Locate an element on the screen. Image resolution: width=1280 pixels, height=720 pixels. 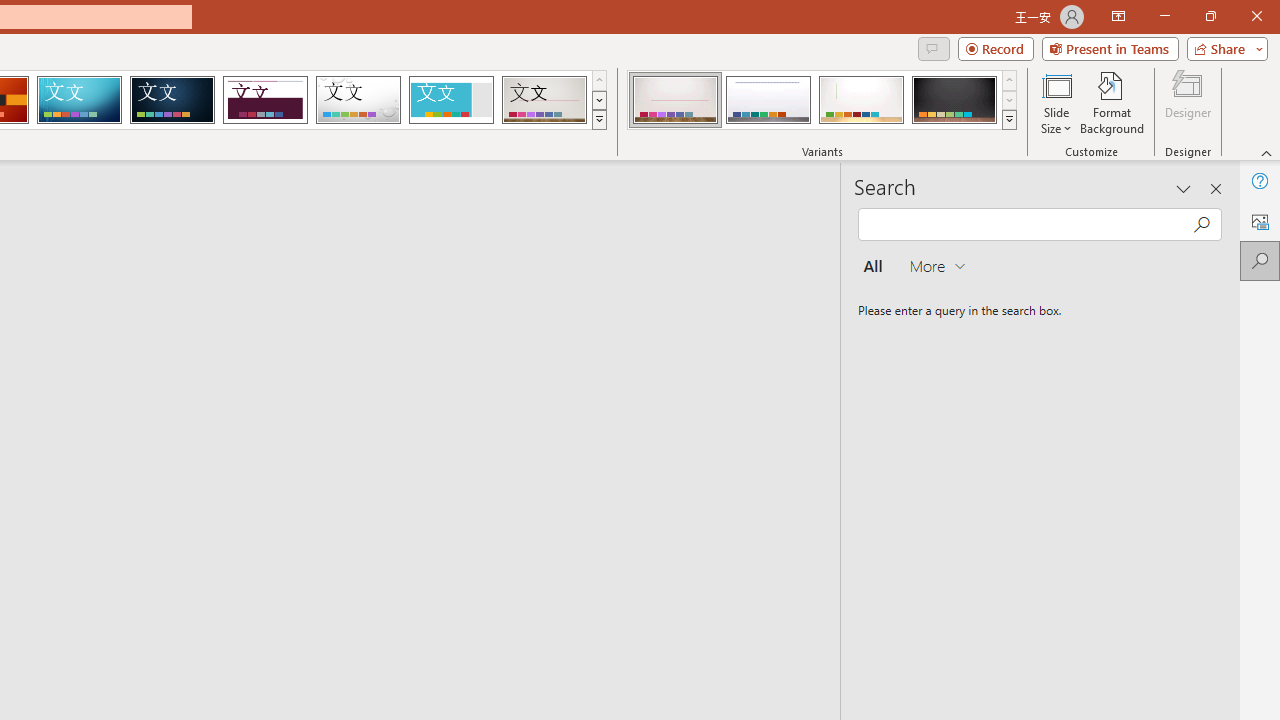
'Themes' is located at coordinates (598, 120).